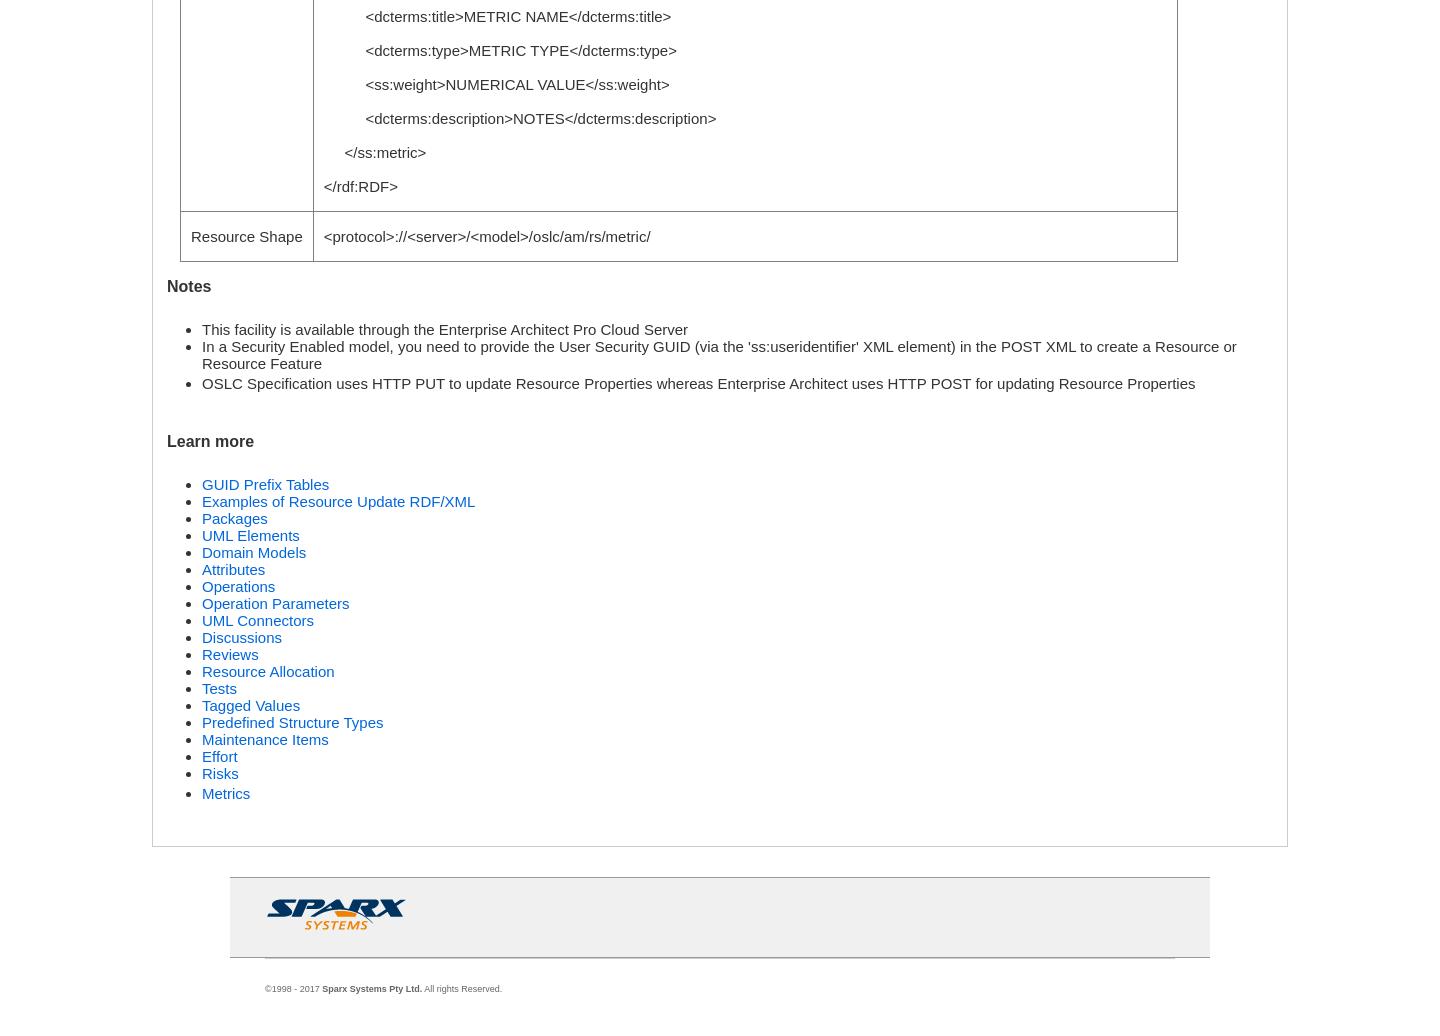 The image size is (1440, 1036). I want to click on 'UML Elements', so click(249, 535).